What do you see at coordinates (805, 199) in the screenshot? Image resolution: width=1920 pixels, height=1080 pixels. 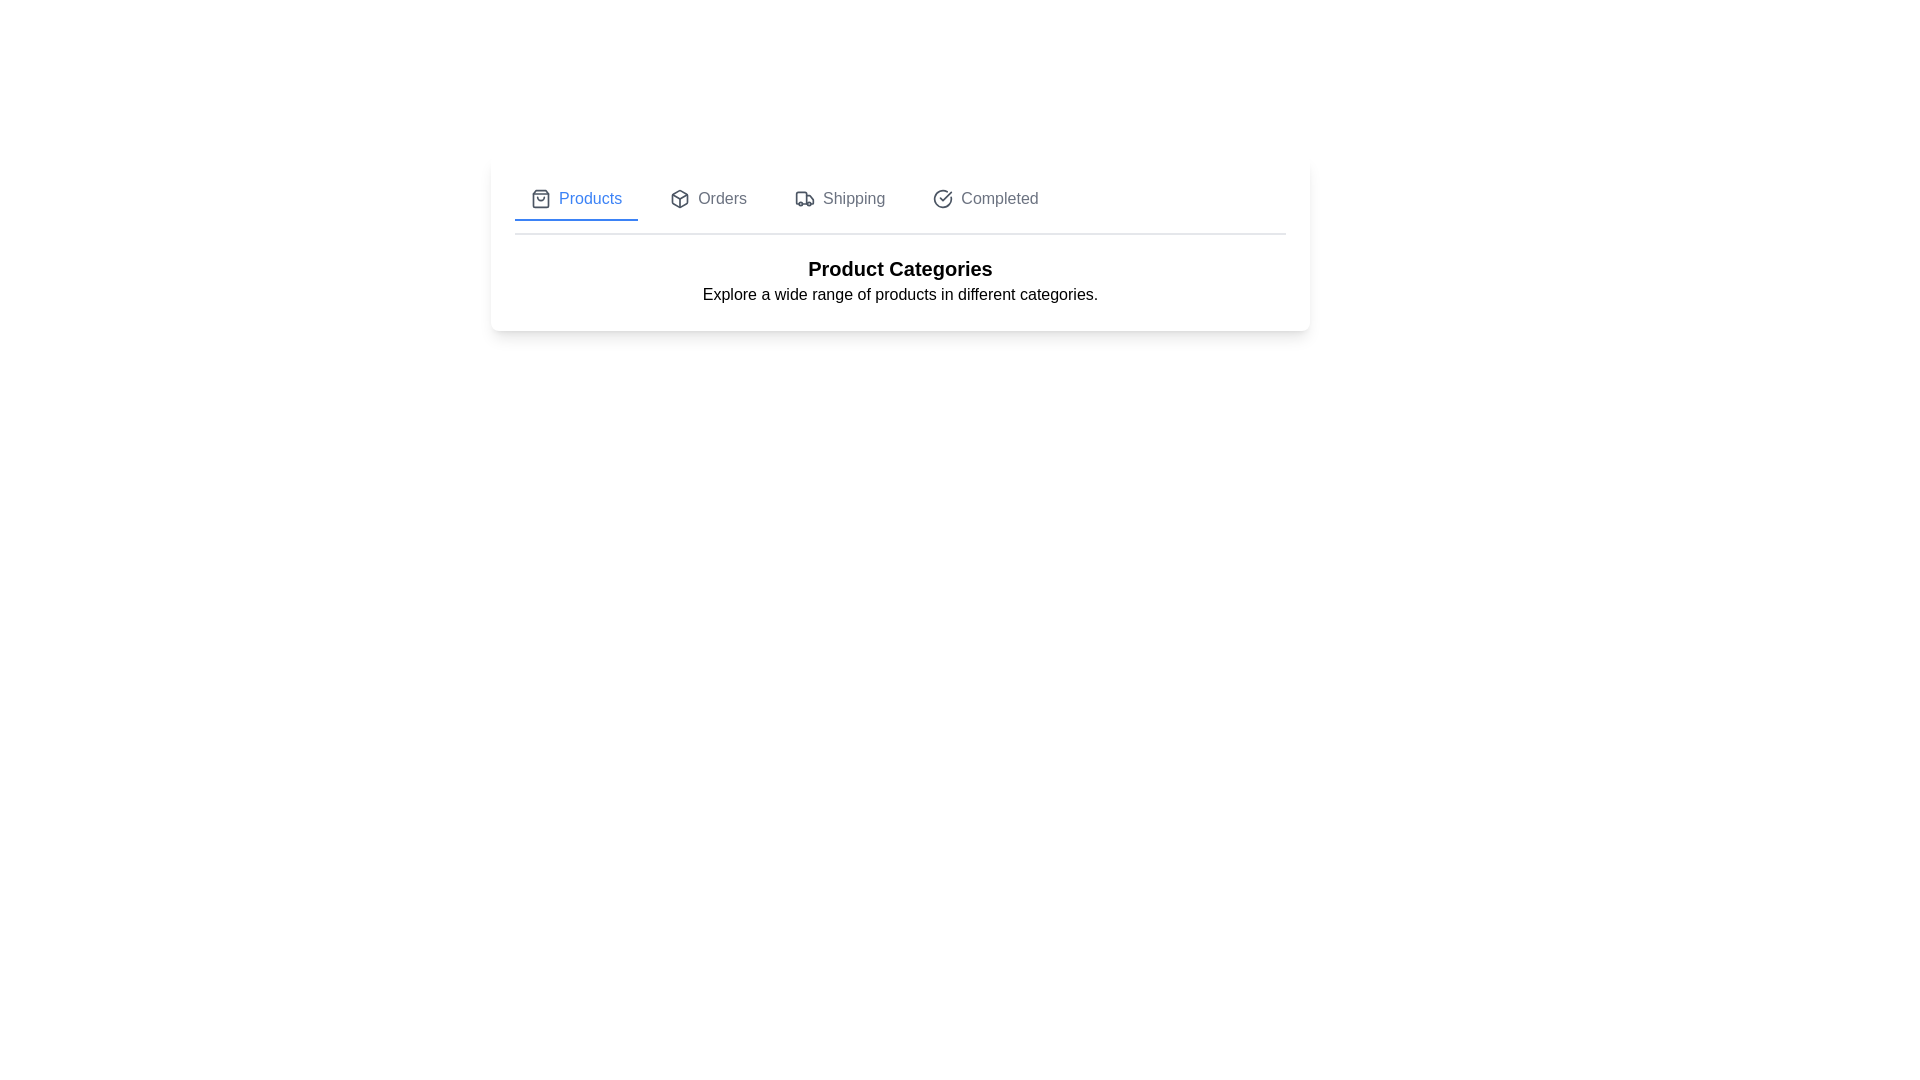 I see `the truck SVG icon located within the 'Shipping' tab of the navigation menu` at bounding box center [805, 199].